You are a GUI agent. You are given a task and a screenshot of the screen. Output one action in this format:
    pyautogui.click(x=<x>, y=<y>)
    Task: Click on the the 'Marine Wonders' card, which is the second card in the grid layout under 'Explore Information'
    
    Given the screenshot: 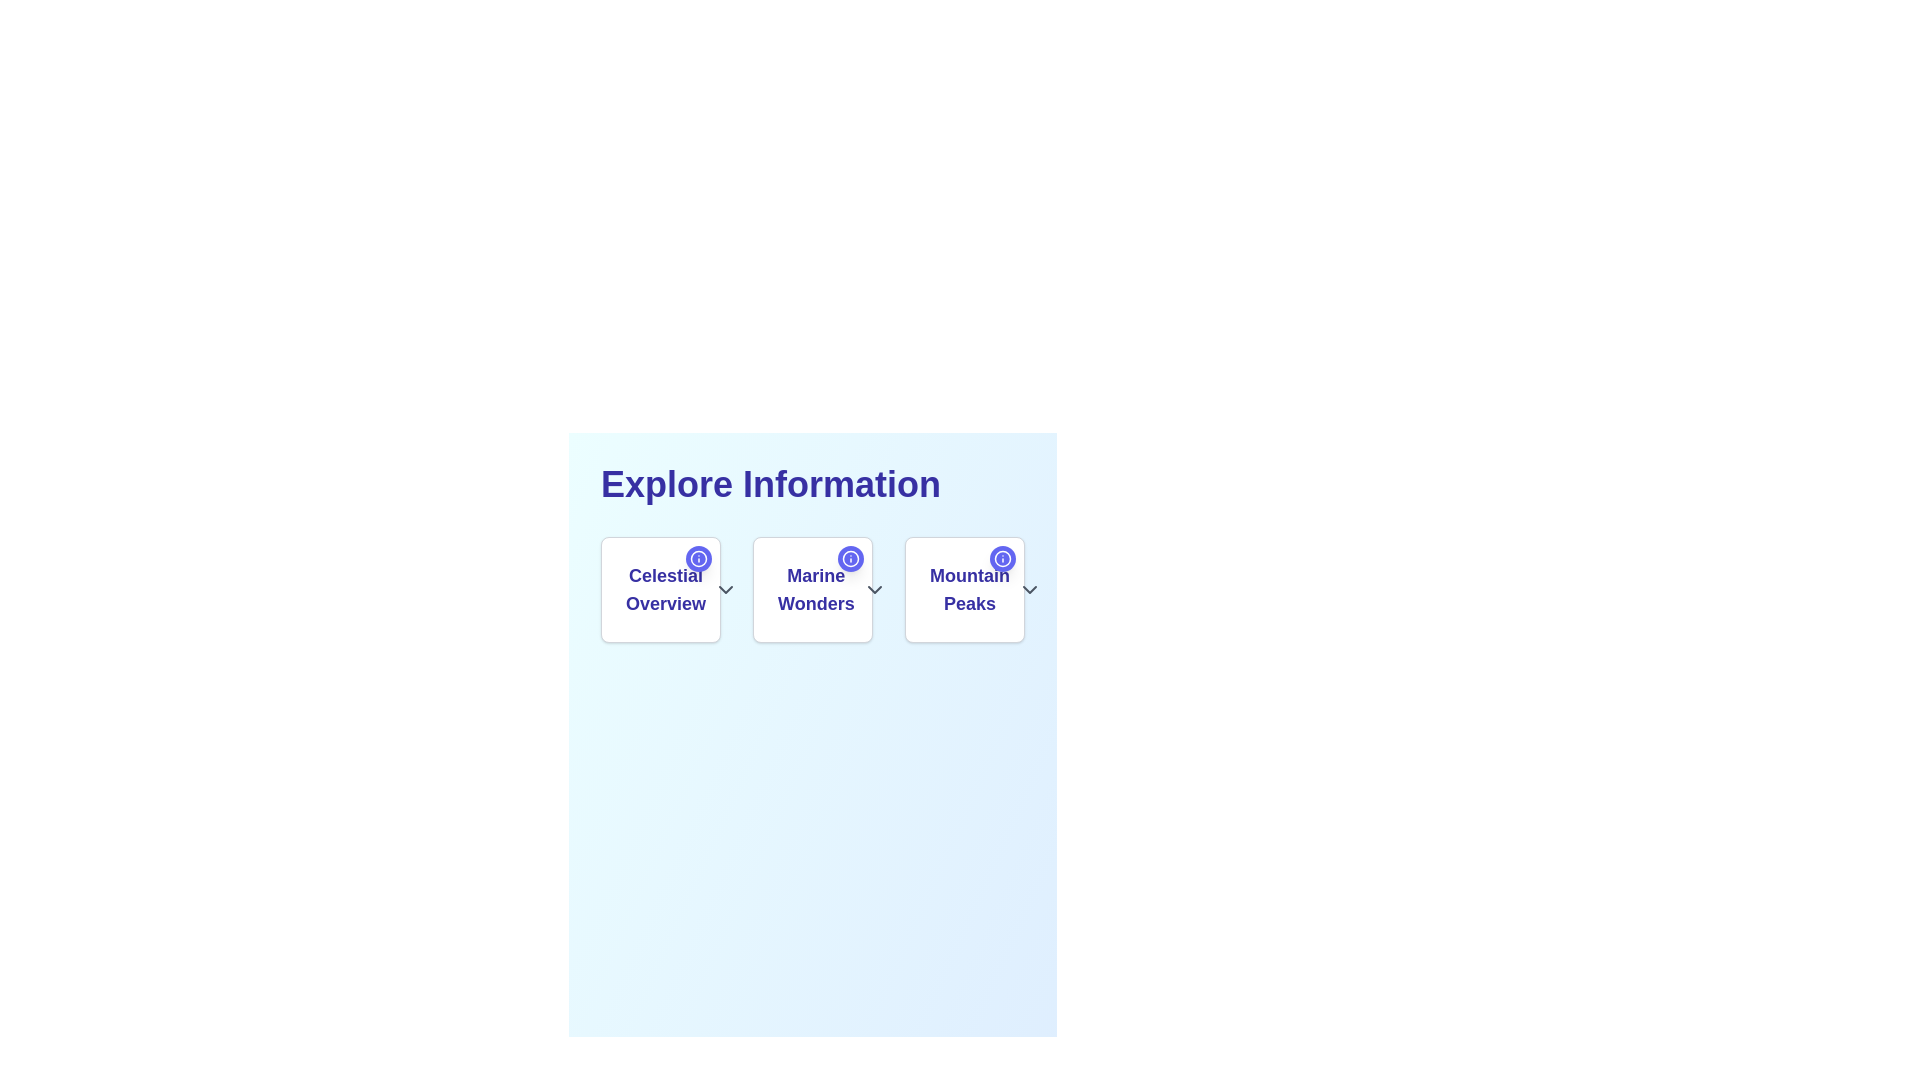 What is the action you would take?
    pyautogui.click(x=812, y=589)
    